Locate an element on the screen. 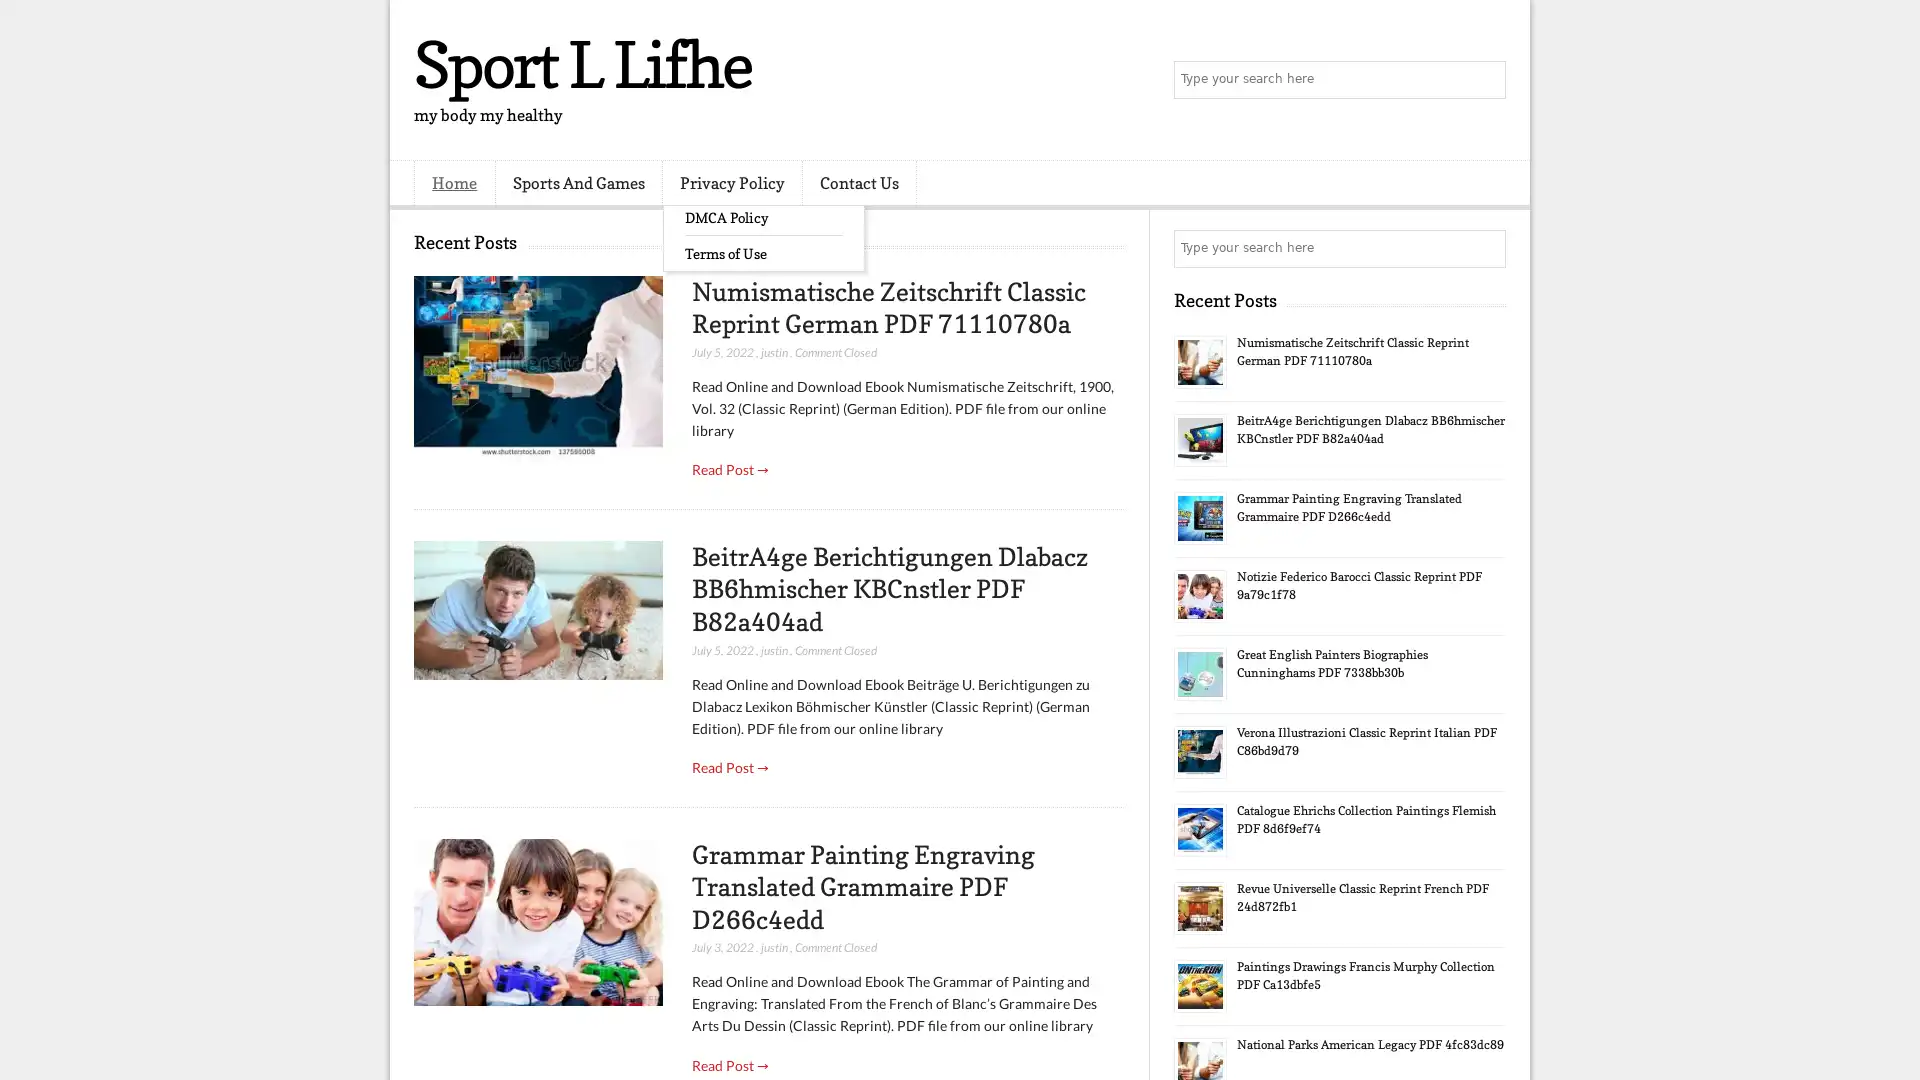 This screenshot has height=1080, width=1920. Search is located at coordinates (1485, 248).